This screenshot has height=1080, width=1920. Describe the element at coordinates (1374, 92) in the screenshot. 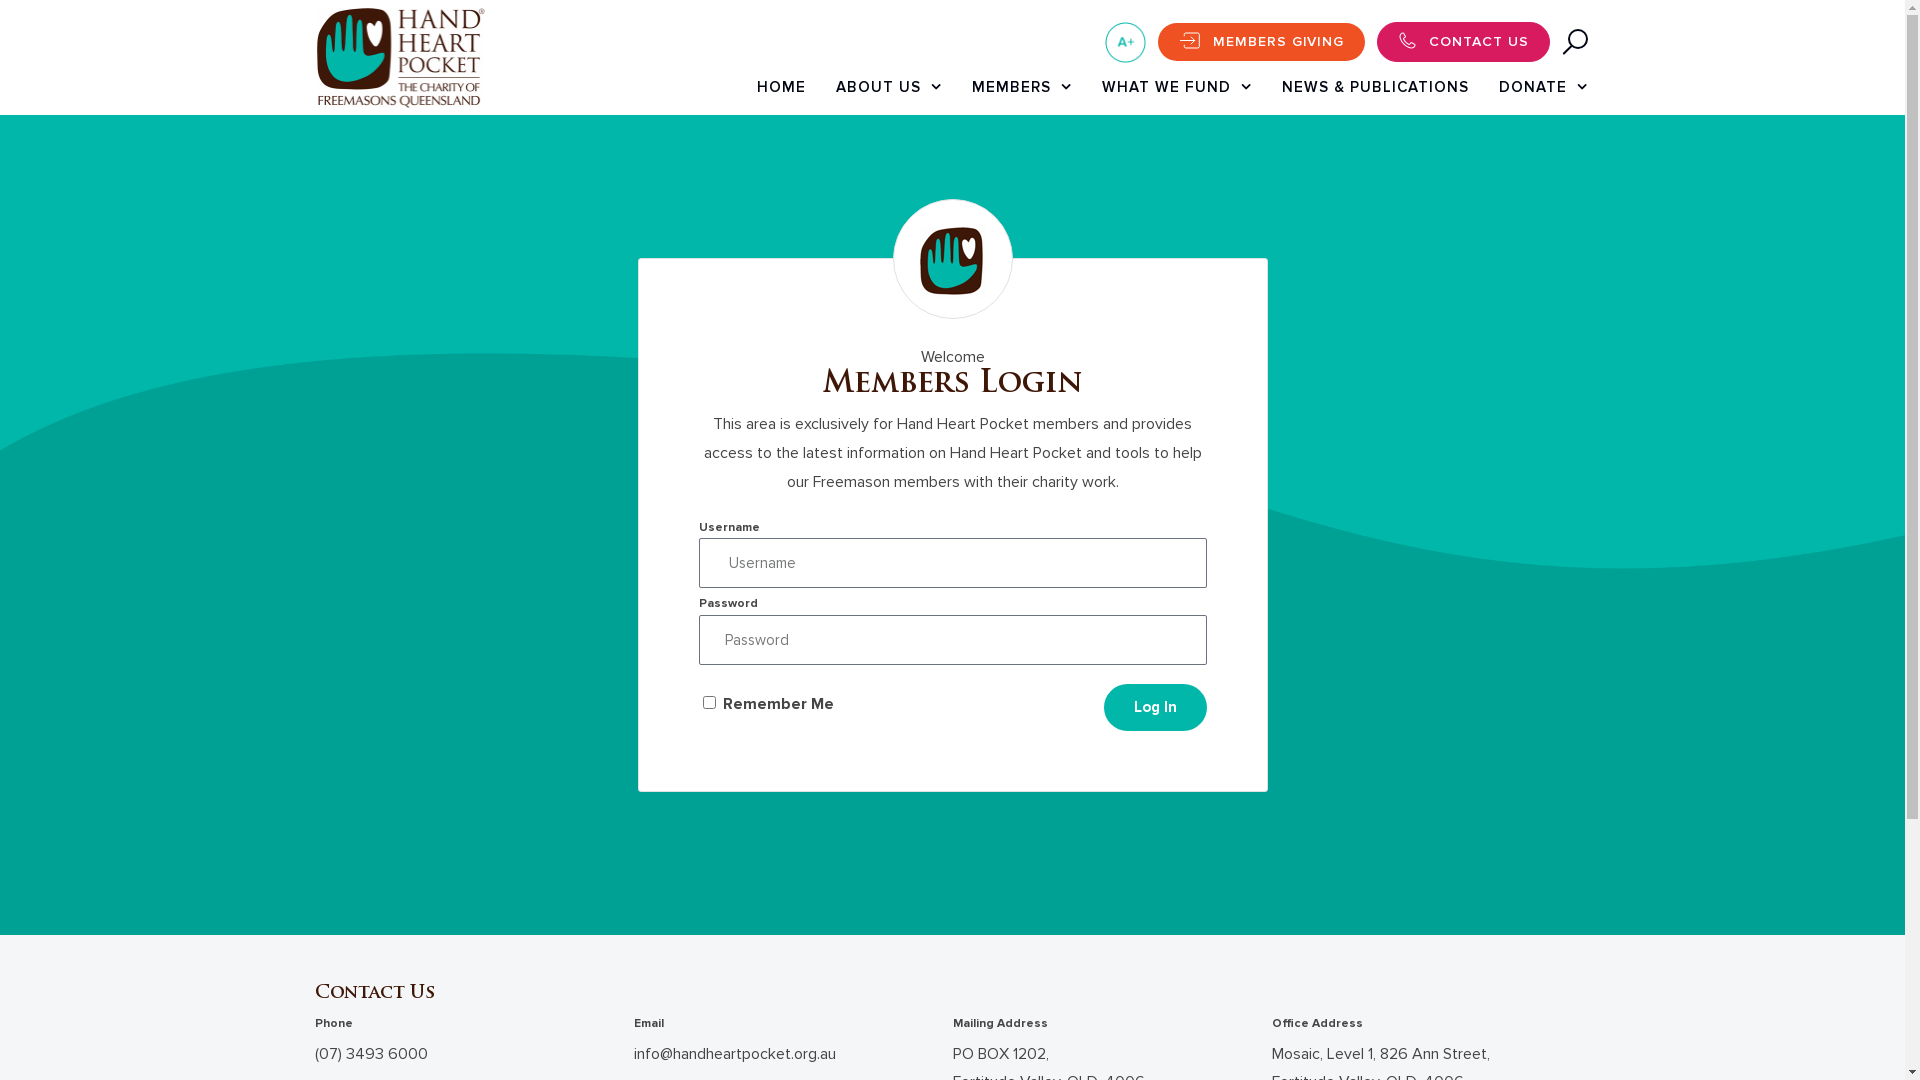

I see `'NEWS & PUBLICATIONS'` at that location.